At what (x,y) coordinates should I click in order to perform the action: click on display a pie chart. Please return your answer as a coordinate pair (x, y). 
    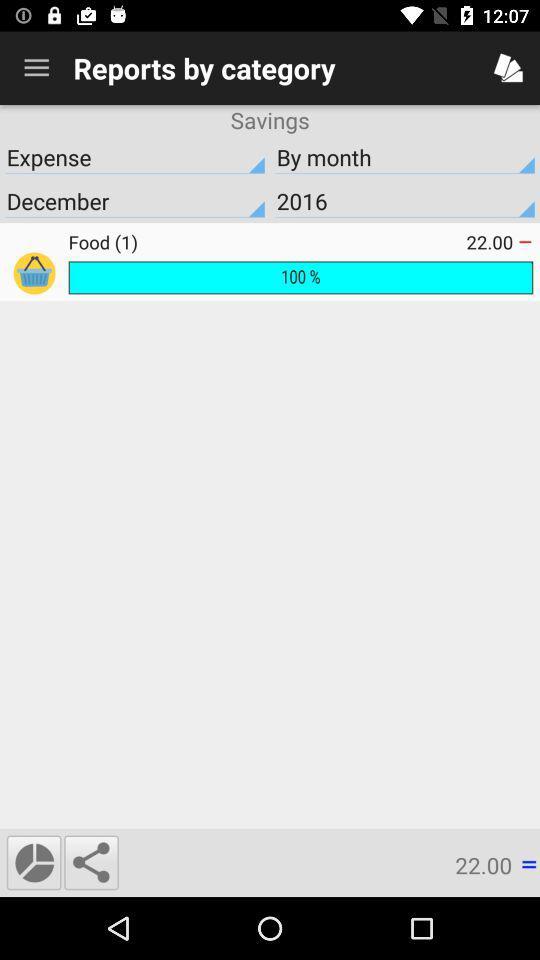
    Looking at the image, I should click on (33, 861).